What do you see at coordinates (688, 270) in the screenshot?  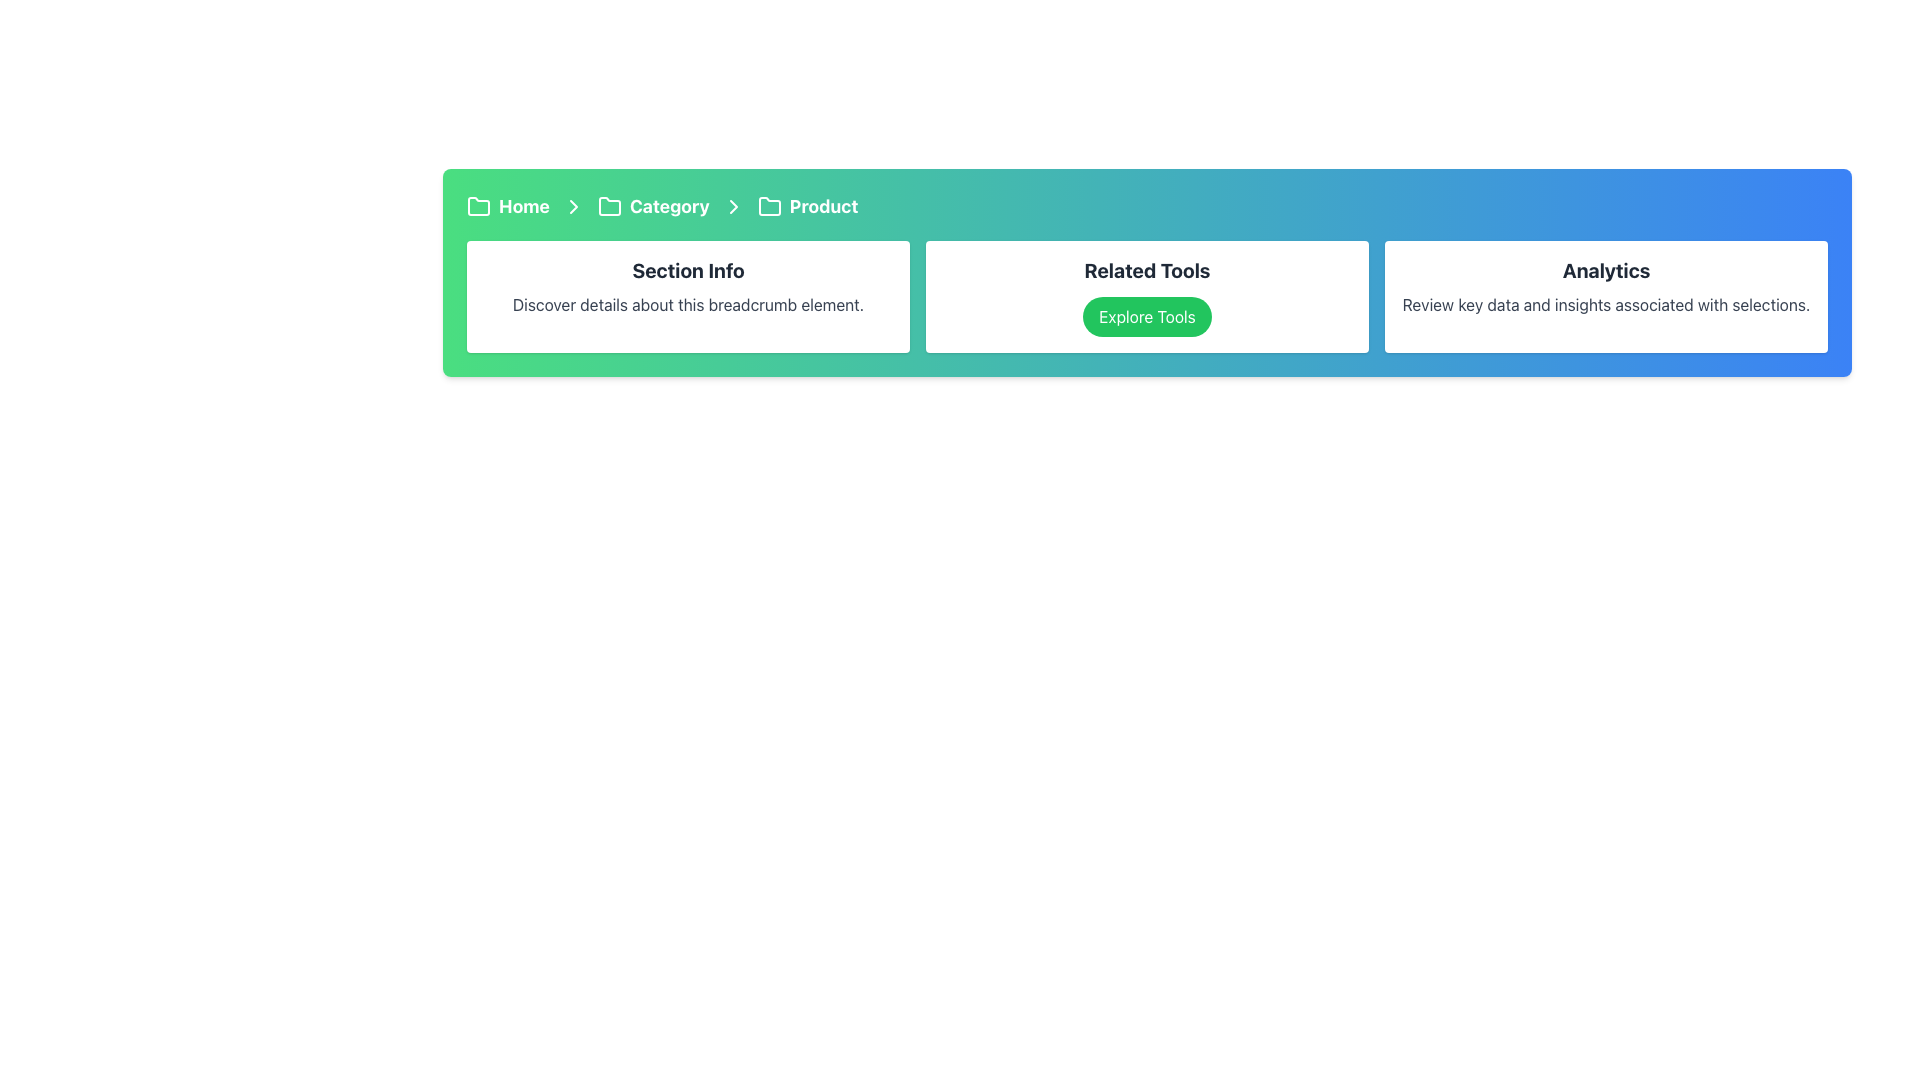 I see `text of the bold heading 'Section Info' which is prominently displayed at the top of the section with a dark font color` at bounding box center [688, 270].